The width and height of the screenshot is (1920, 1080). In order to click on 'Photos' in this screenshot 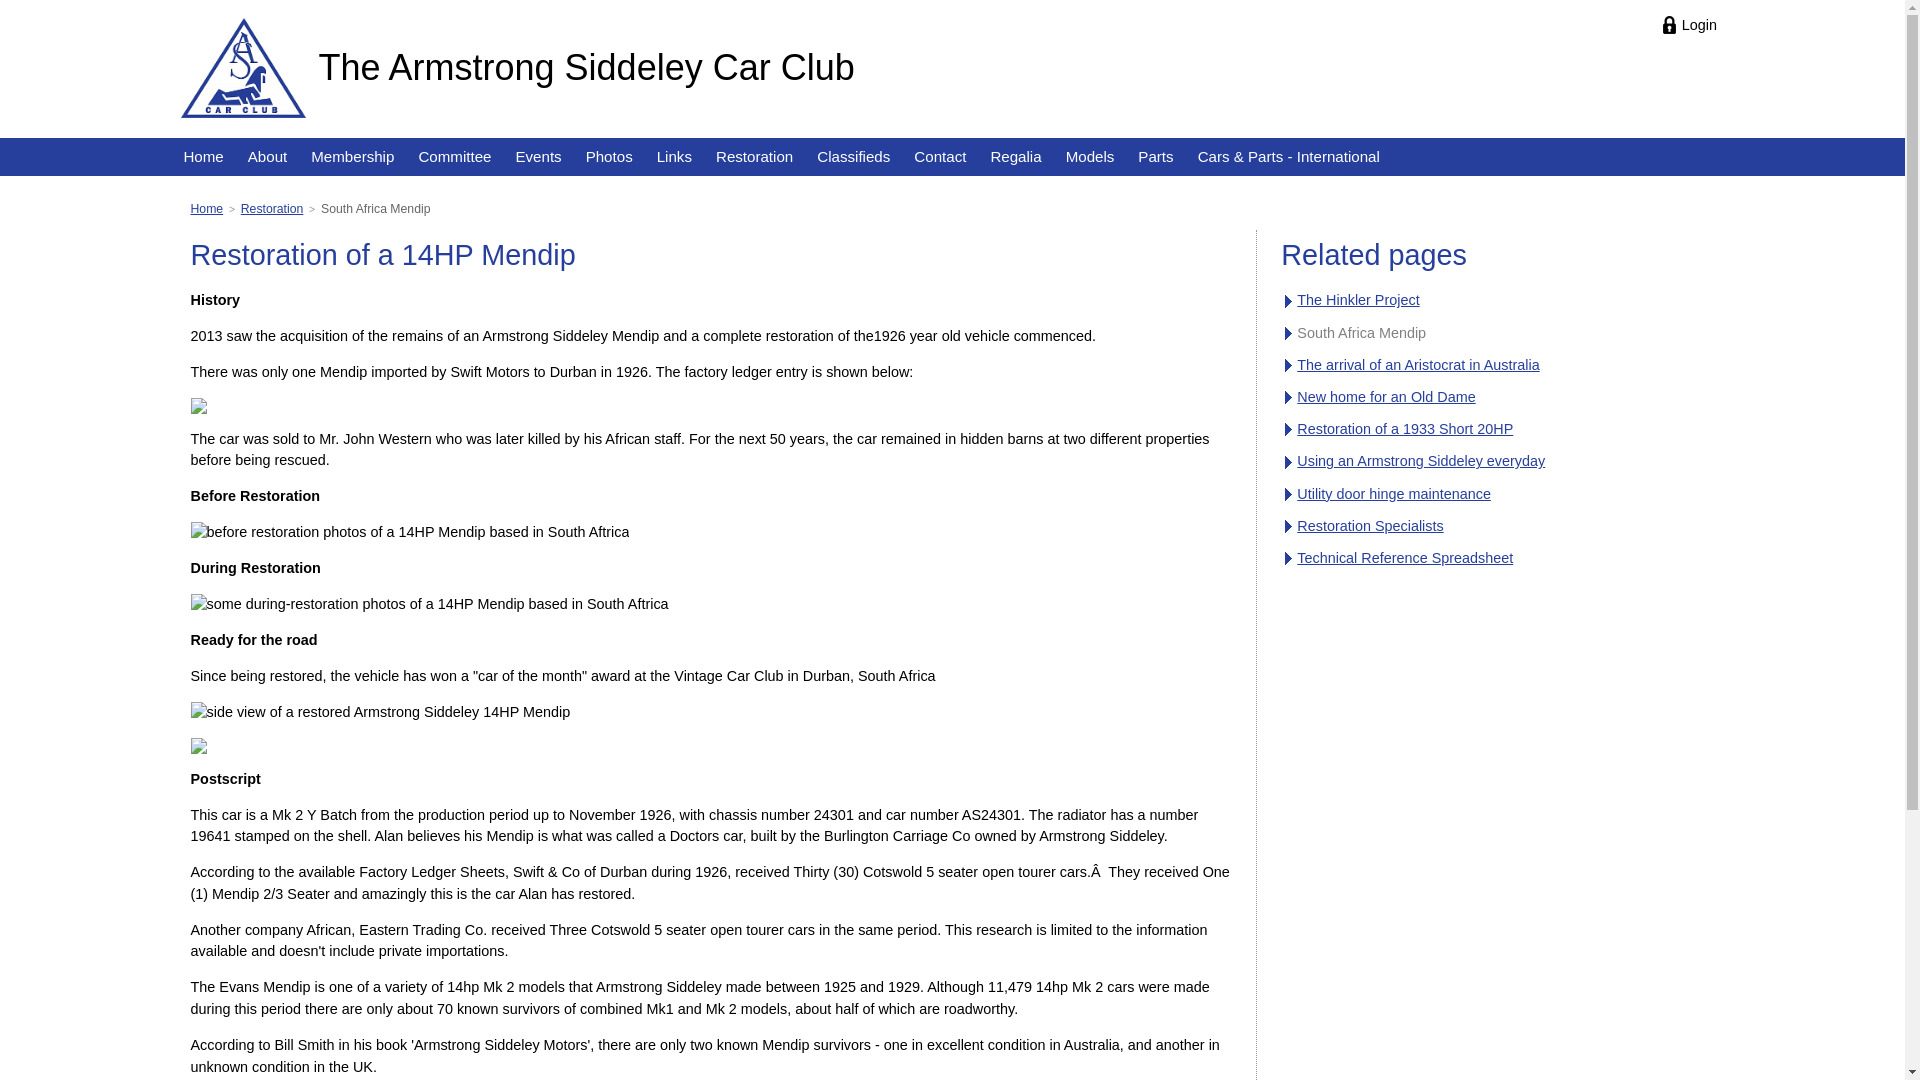, I will do `click(608, 156)`.